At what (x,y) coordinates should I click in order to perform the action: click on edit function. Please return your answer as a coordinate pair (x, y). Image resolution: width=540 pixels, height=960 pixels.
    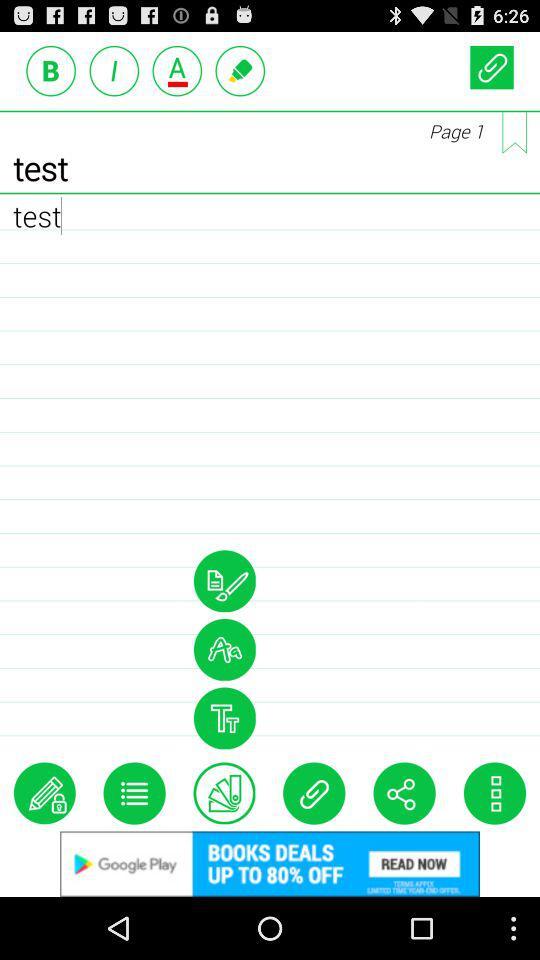
    Looking at the image, I should click on (44, 793).